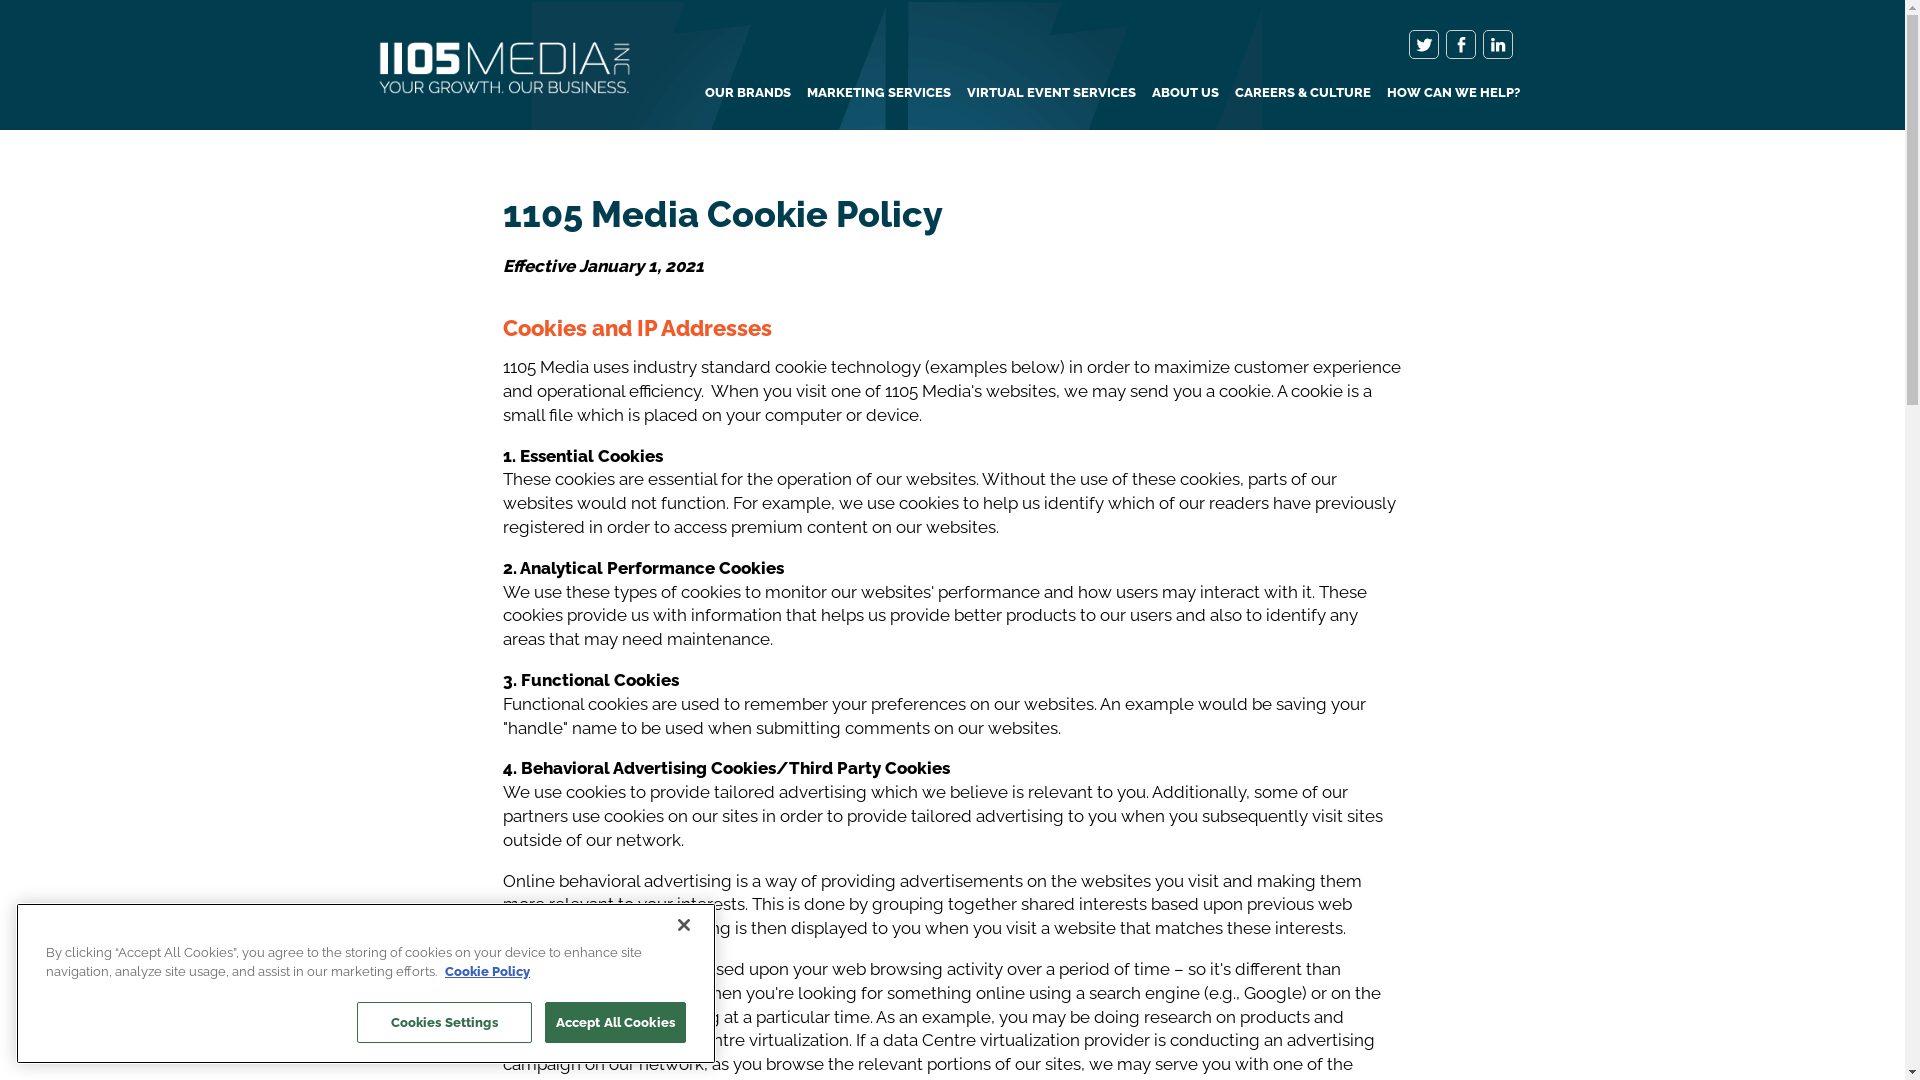 The height and width of the screenshot is (1080, 1920). What do you see at coordinates (1185, 92) in the screenshot?
I see `'ABOUT US'` at bounding box center [1185, 92].